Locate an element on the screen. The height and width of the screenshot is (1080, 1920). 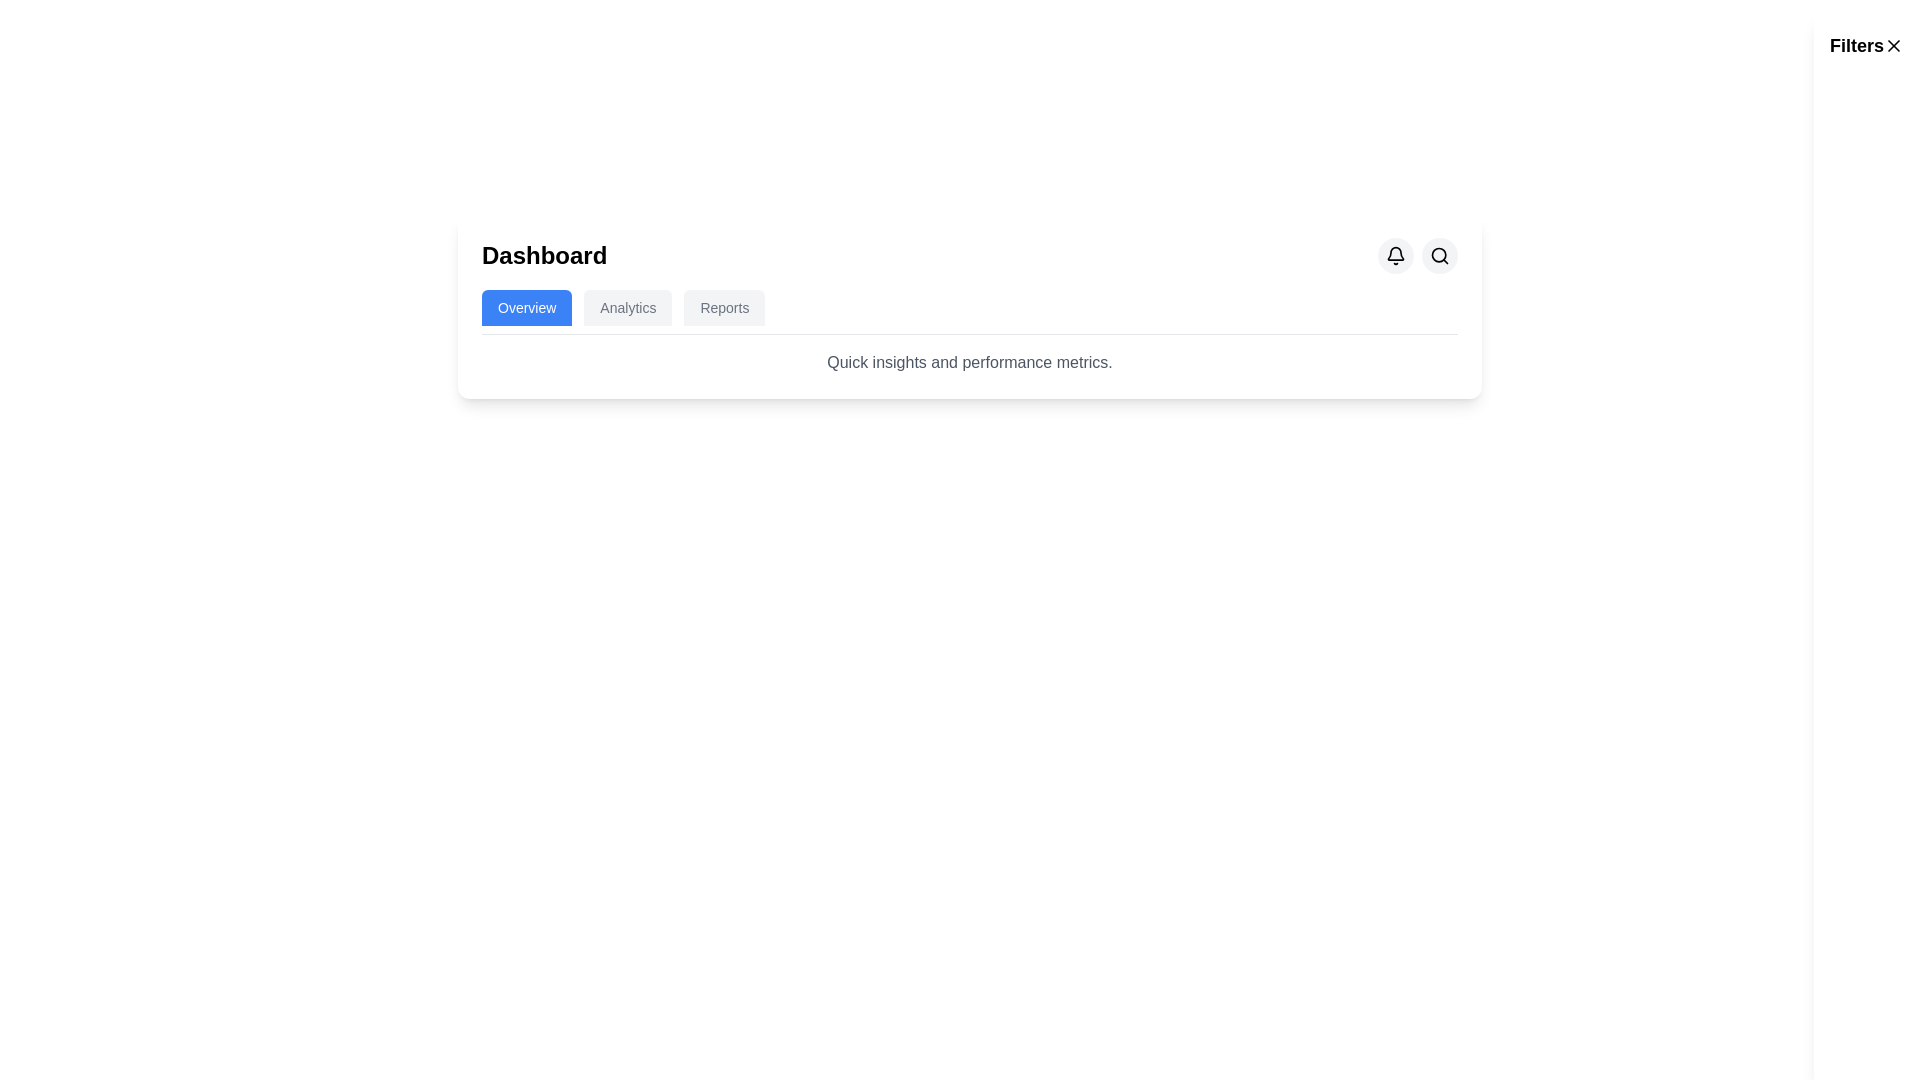
the central filled circle of the magnifying glass icon located at the right end of the top bar in the interface is located at coordinates (1438, 254).